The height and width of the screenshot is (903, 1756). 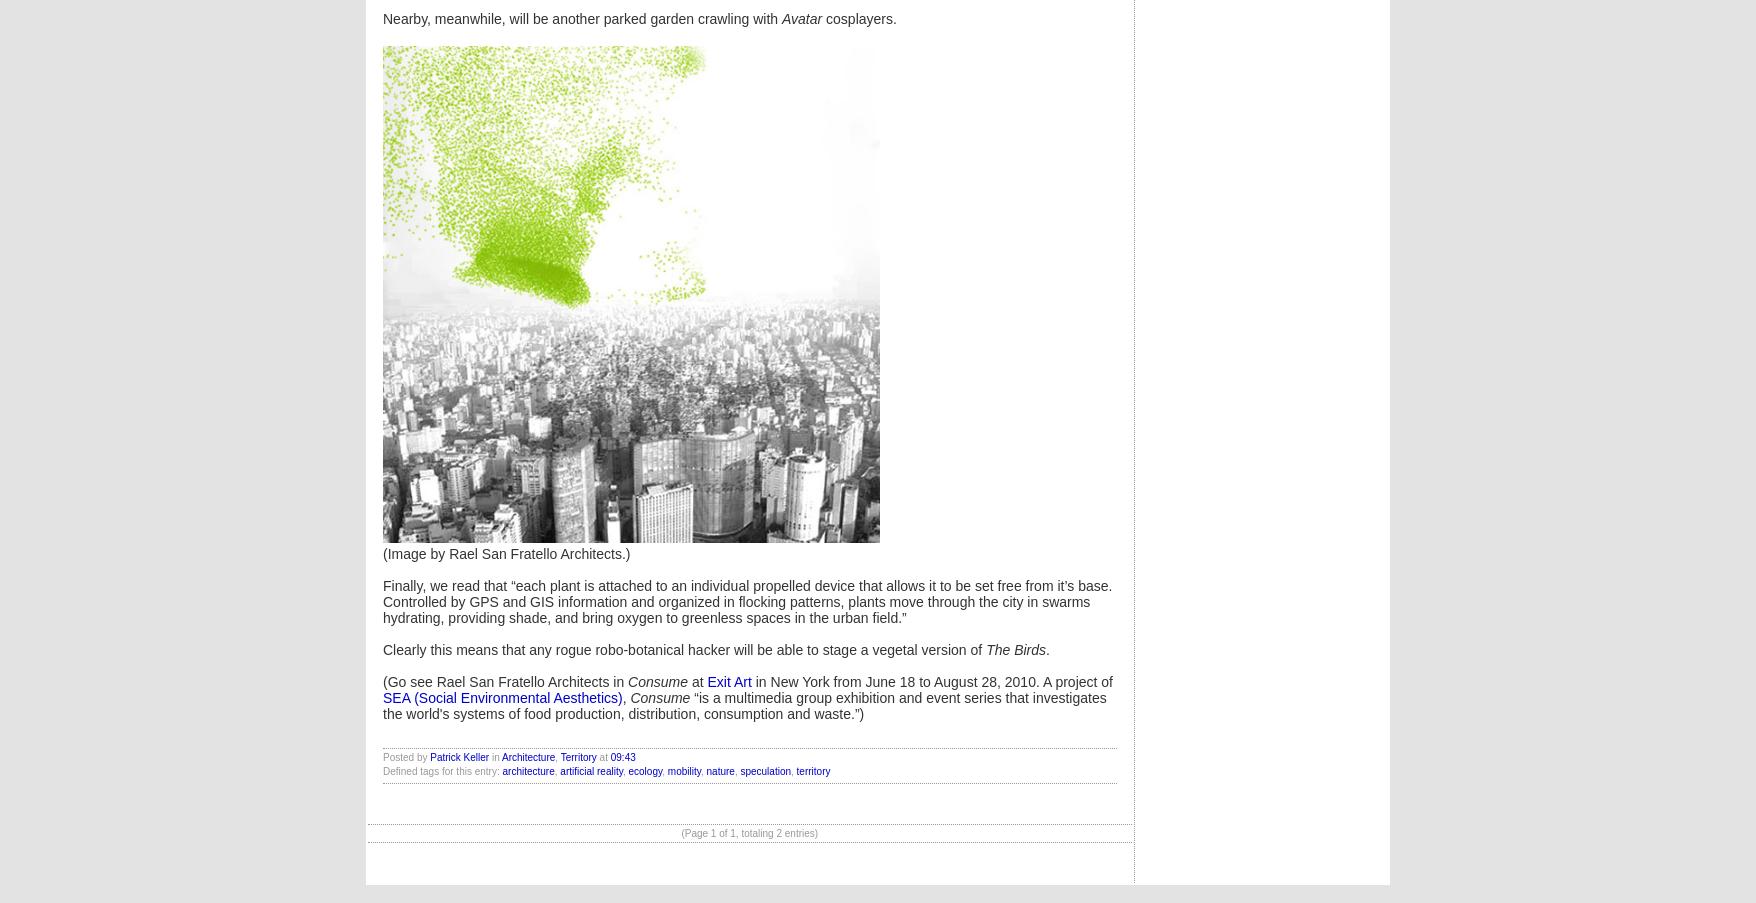 I want to click on '(Go see Rael San Fratello Architects in', so click(x=381, y=681).